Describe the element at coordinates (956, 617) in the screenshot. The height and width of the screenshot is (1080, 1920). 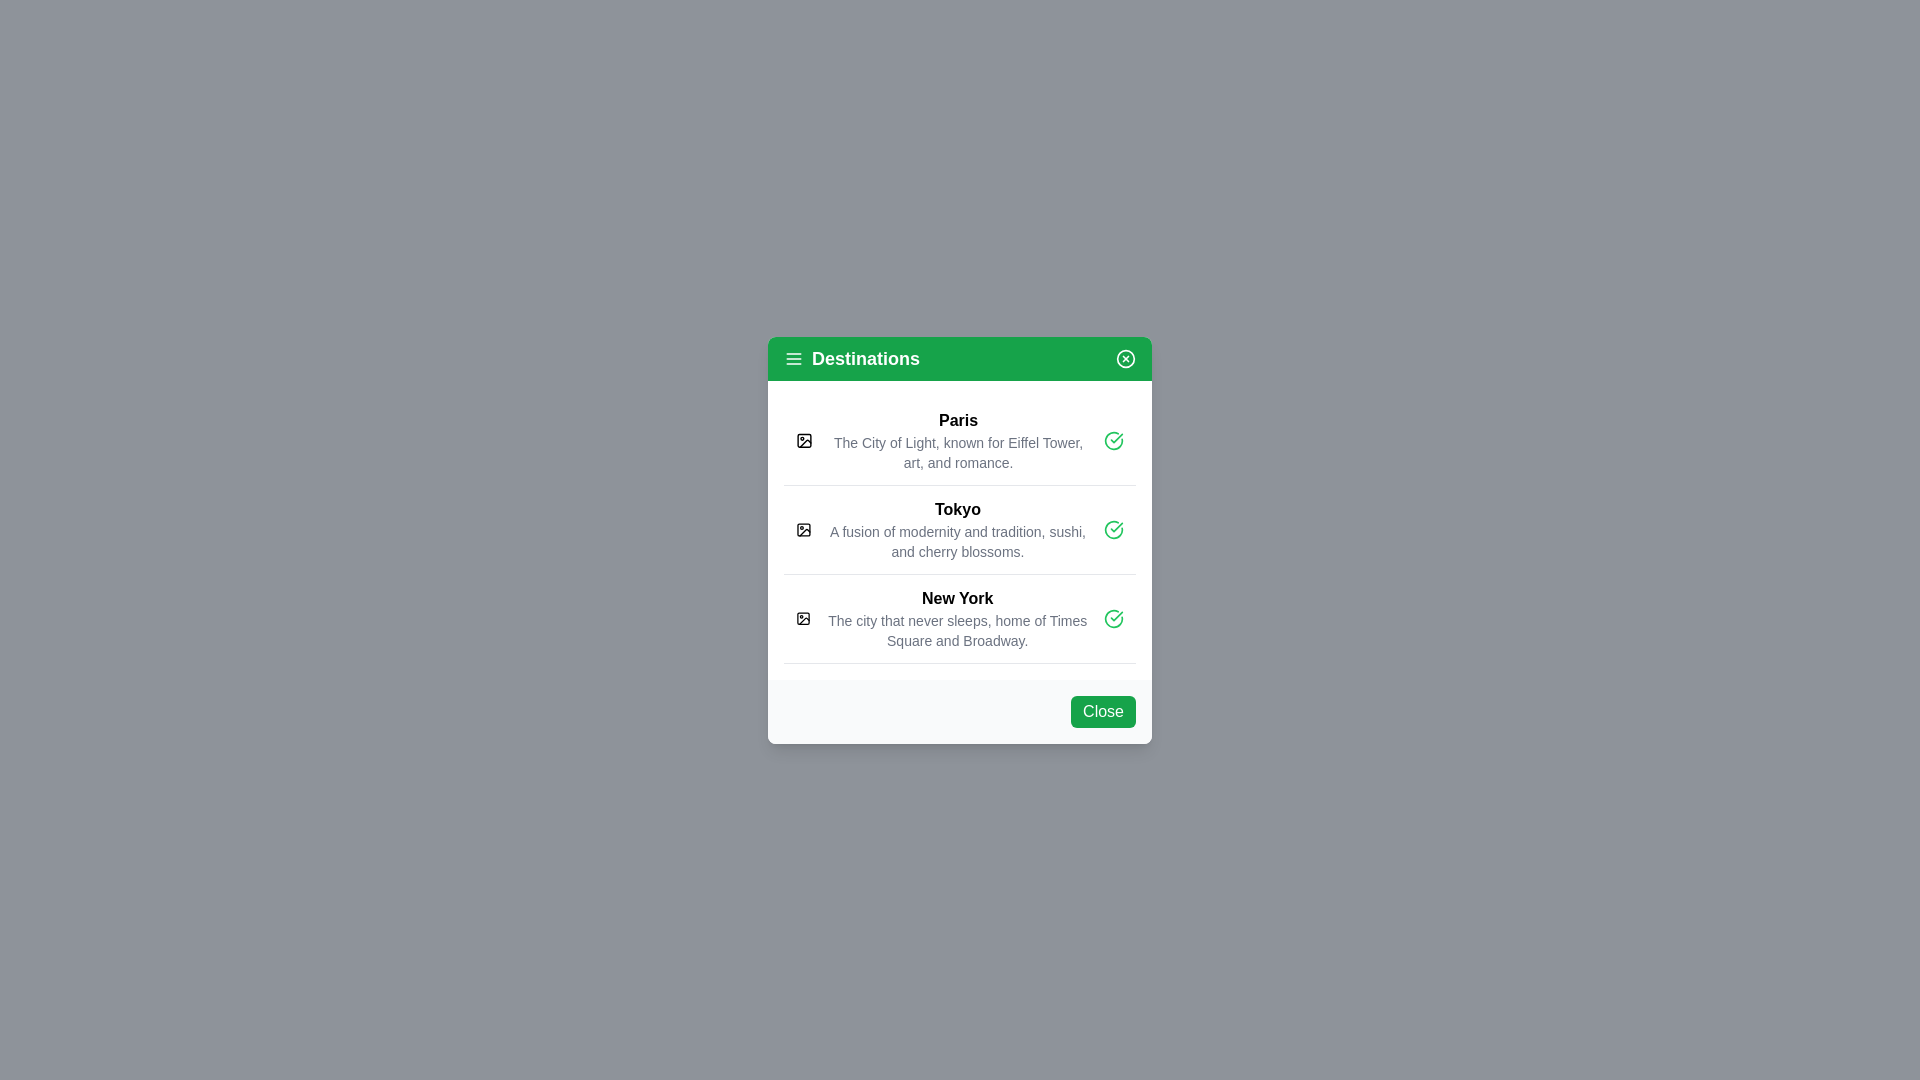
I see `the textual content displaying 'New York', which is the third item in the vertical list of city descriptions` at that location.